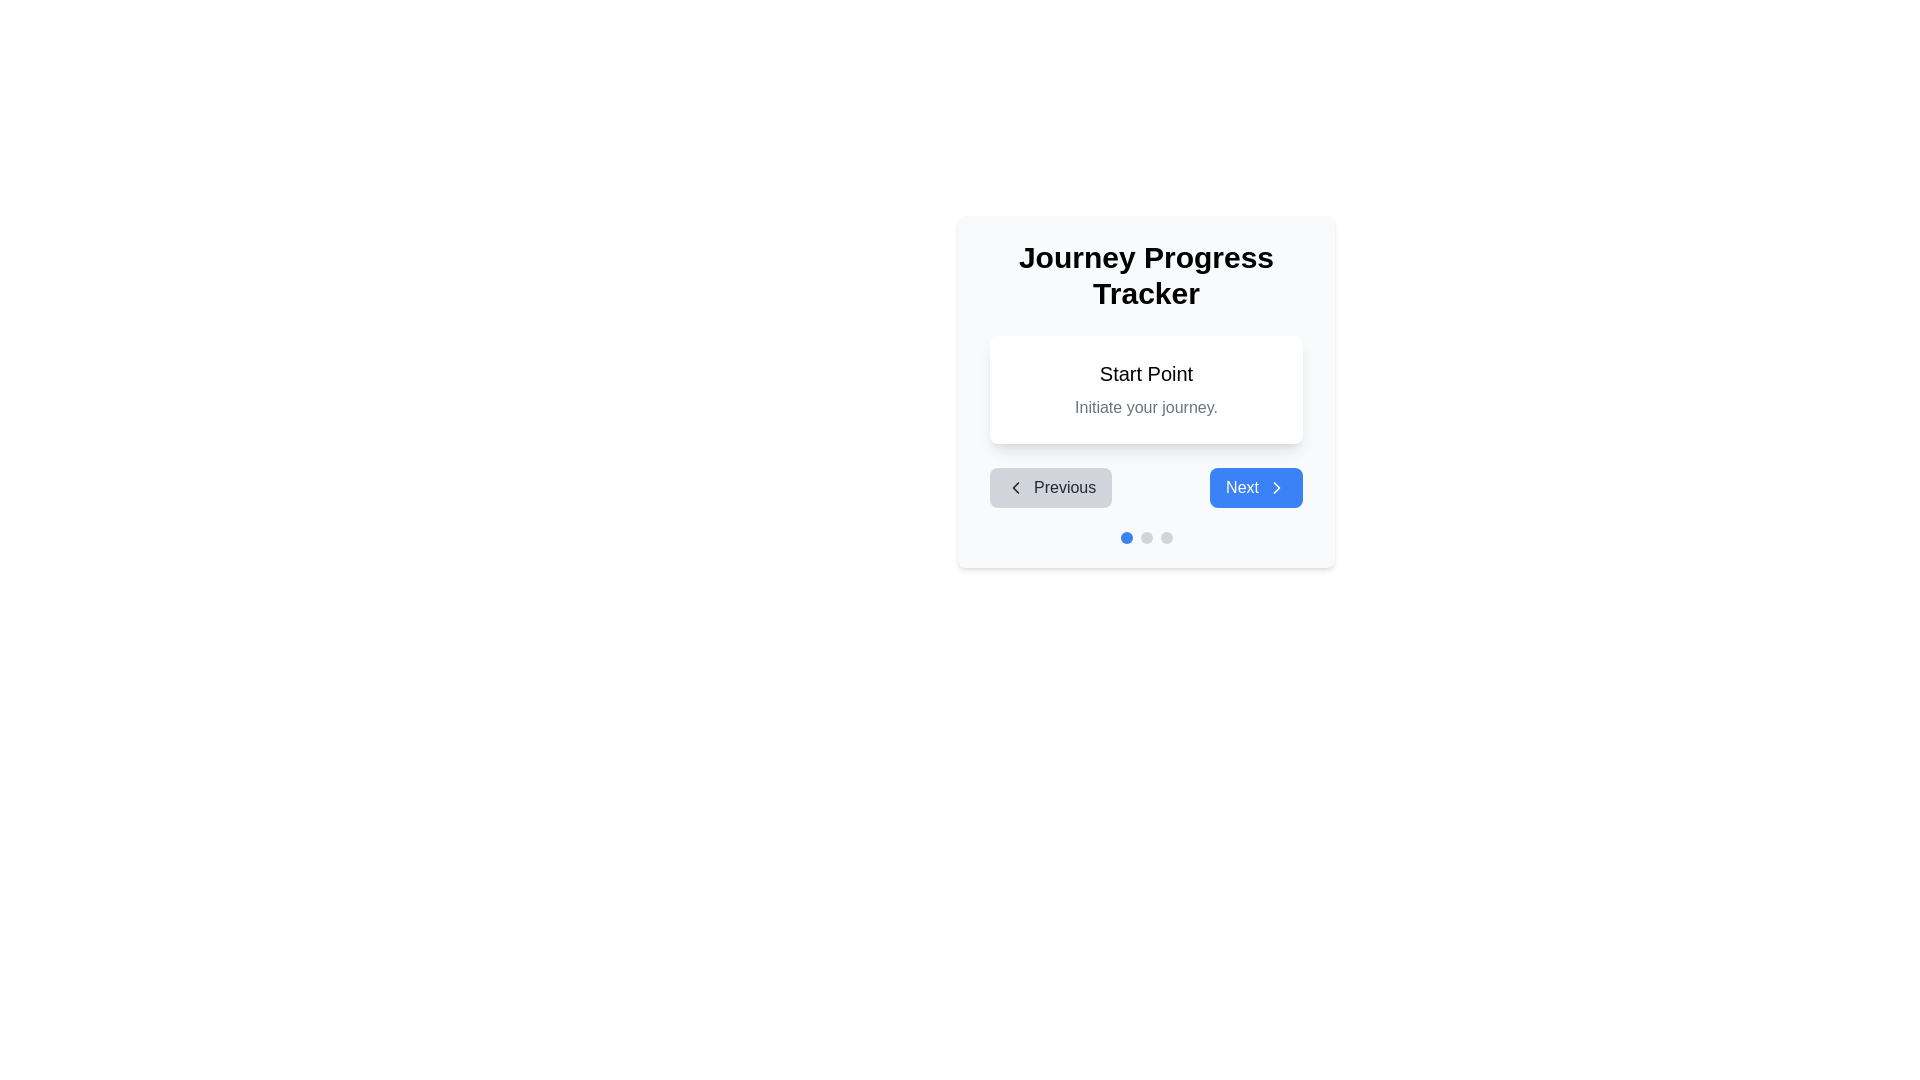 The image size is (1920, 1080). Describe the element at coordinates (1255, 488) in the screenshot. I see `the 'Next' button with a blue background and white text` at that location.